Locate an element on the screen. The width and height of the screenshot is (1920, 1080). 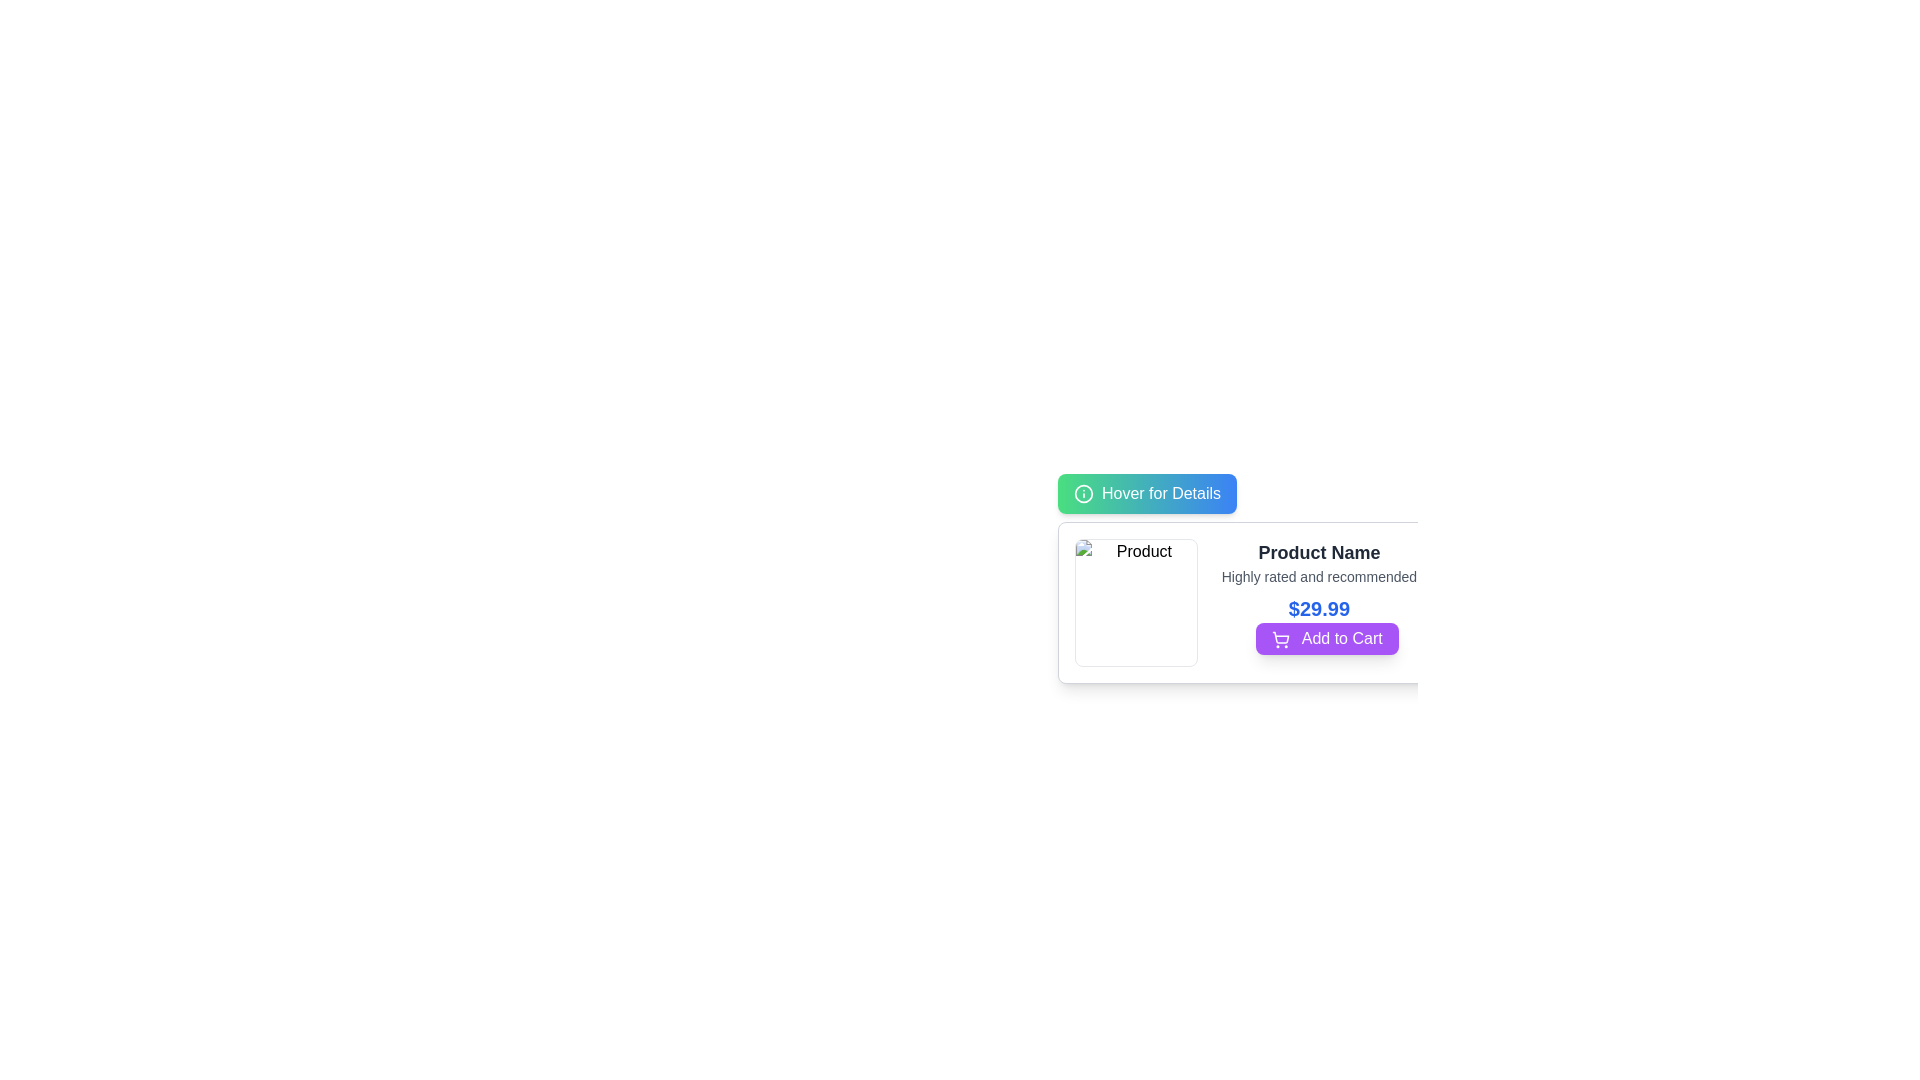
the cart frame element in the shopping cart icon, located on the left side below the pricing information and the 'Add to Cart' button is located at coordinates (1281, 637).